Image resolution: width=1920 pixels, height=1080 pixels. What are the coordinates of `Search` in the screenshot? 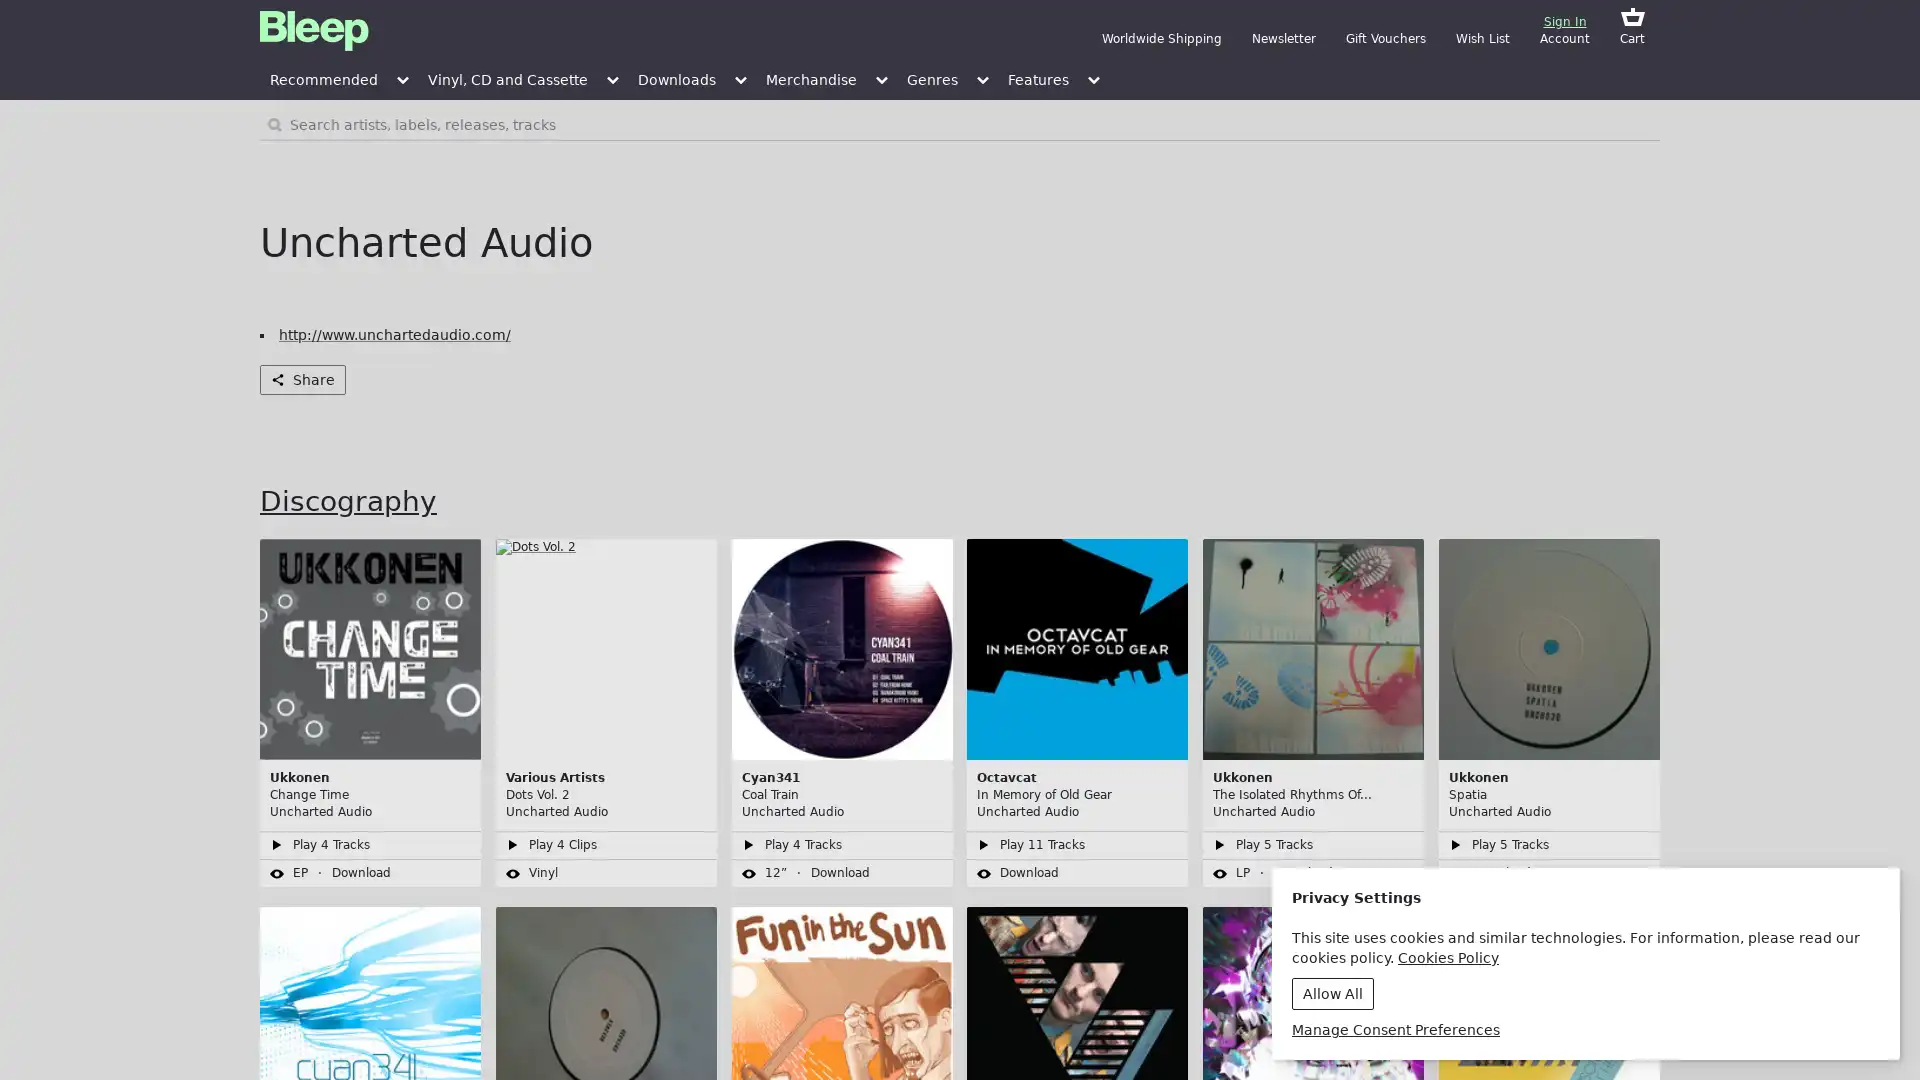 It's located at (1548, 124).